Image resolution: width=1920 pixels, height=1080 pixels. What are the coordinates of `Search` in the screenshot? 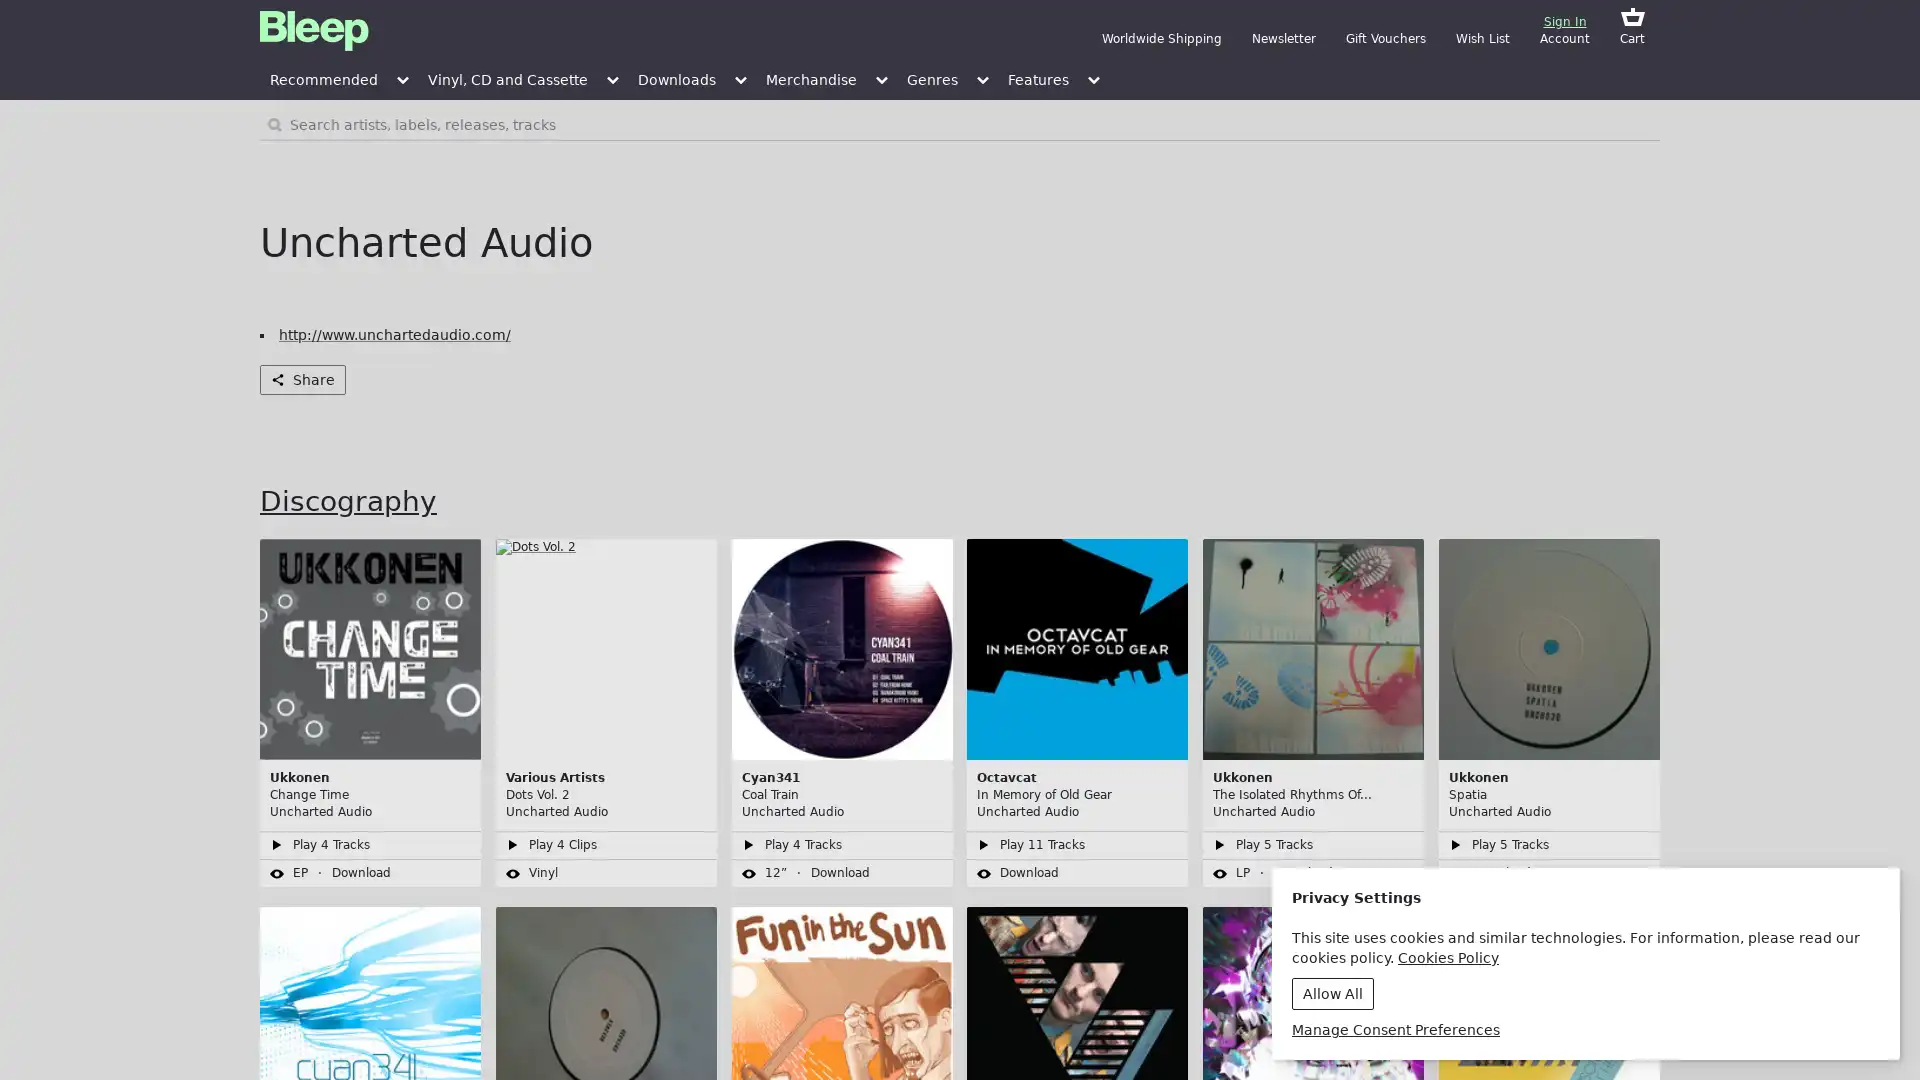 It's located at (1548, 124).